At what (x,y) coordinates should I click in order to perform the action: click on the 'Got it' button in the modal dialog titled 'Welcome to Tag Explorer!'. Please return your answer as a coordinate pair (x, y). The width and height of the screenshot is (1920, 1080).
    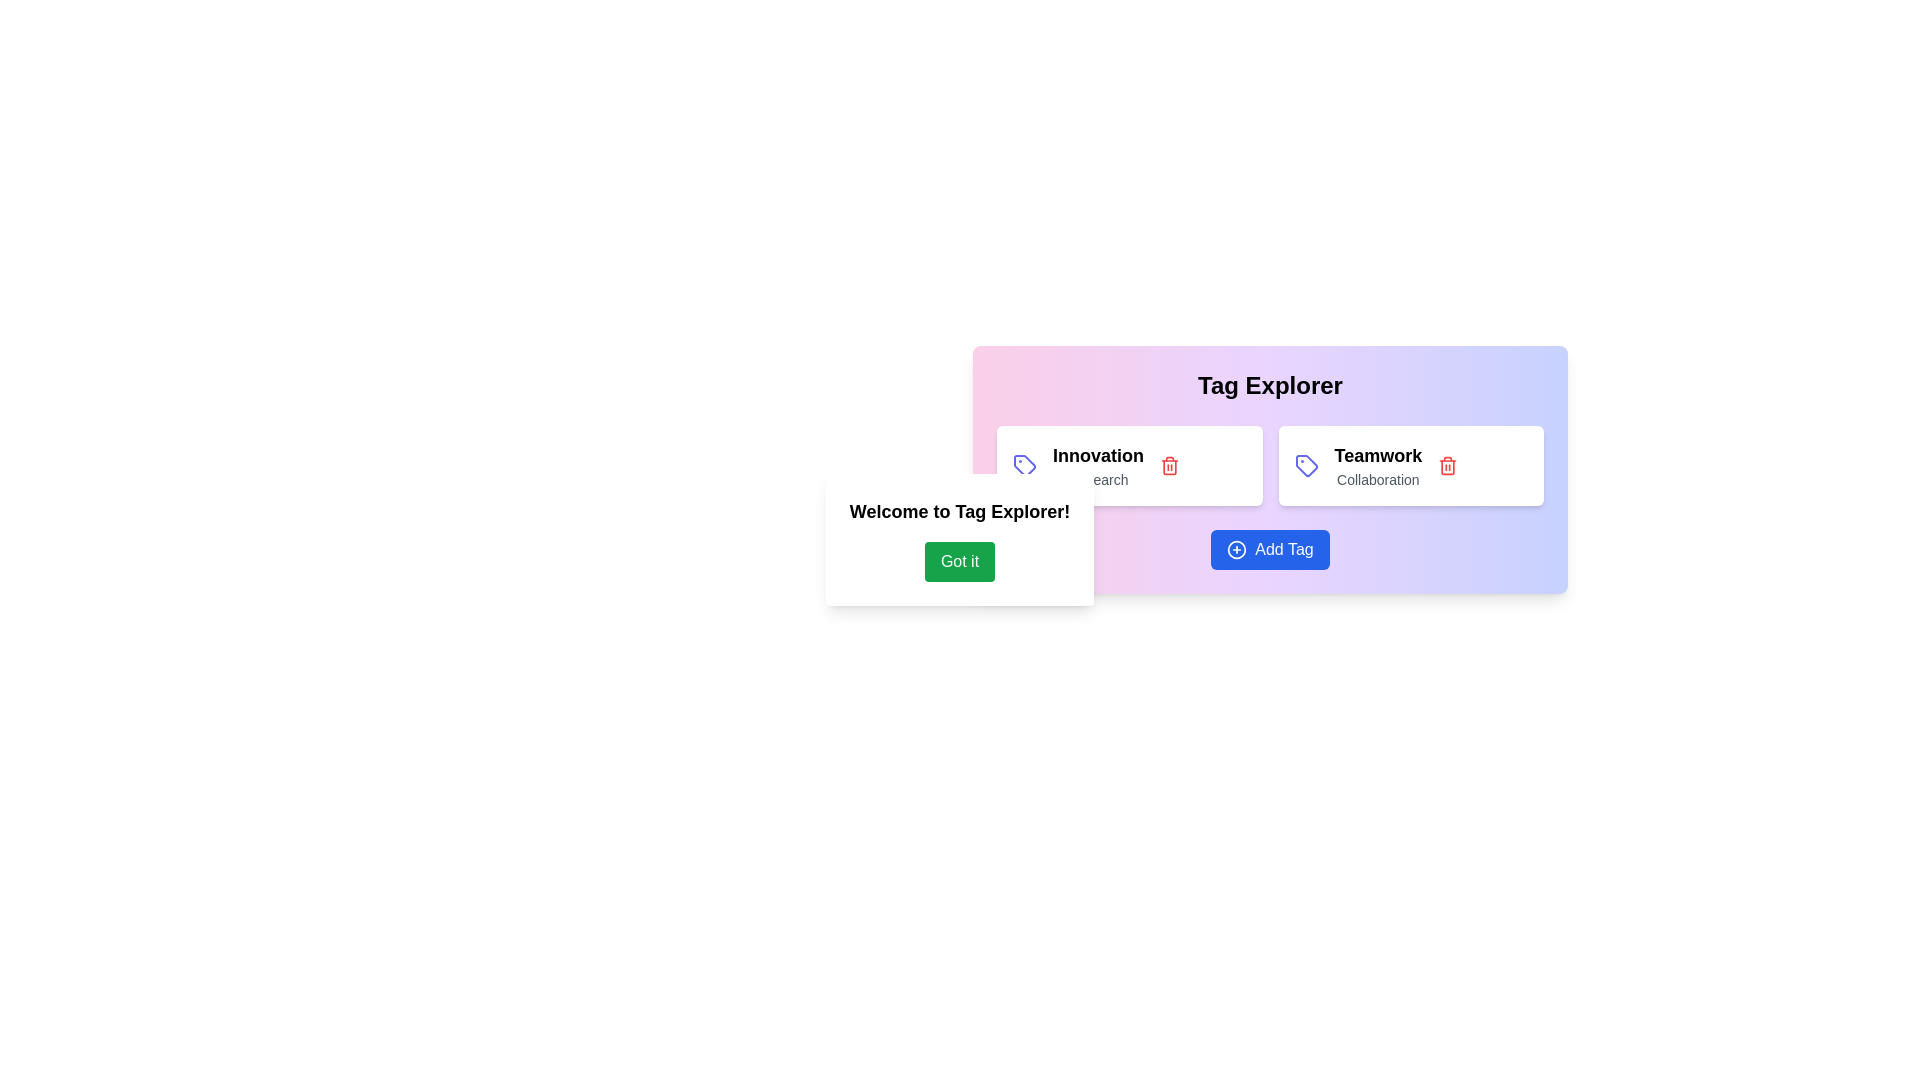
    Looking at the image, I should click on (960, 540).